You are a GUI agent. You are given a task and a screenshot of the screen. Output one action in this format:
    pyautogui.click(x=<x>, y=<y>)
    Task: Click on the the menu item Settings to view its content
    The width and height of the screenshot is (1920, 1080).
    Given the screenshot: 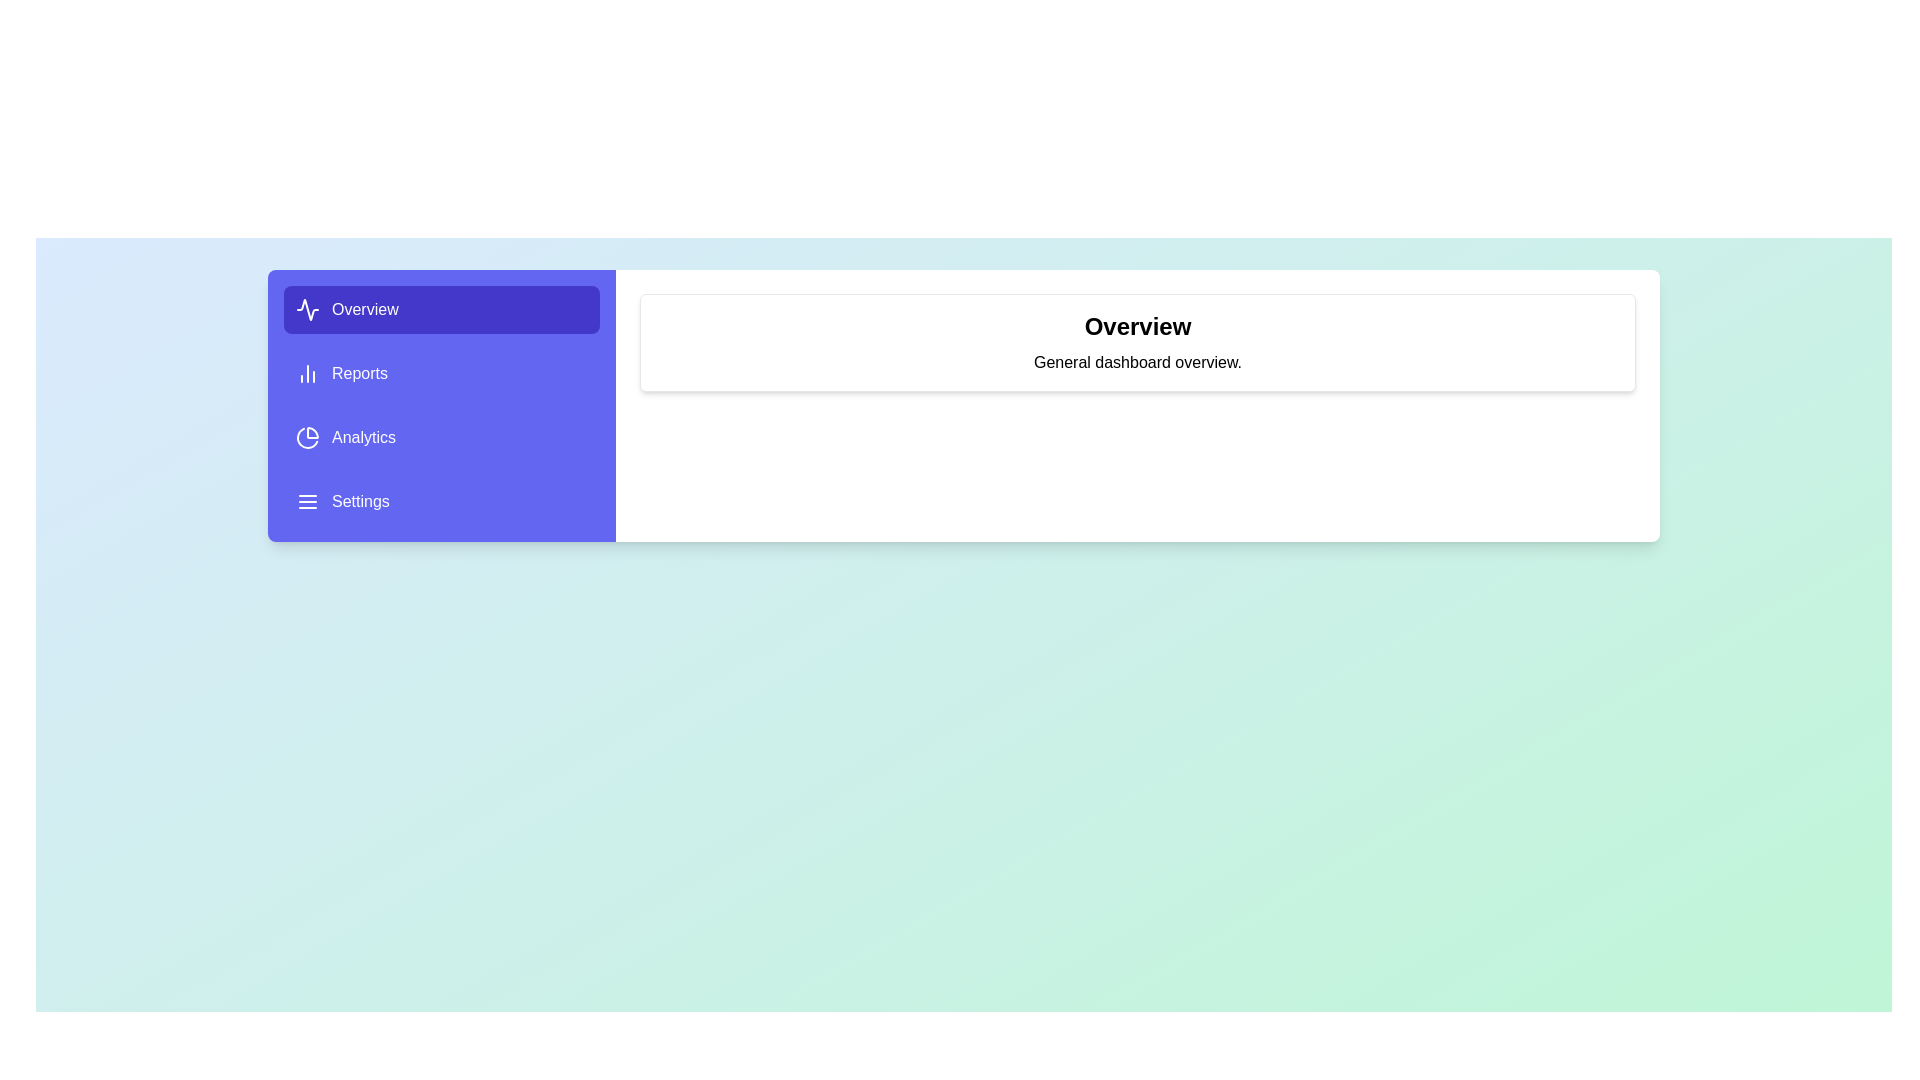 What is the action you would take?
    pyautogui.click(x=440, y=500)
    